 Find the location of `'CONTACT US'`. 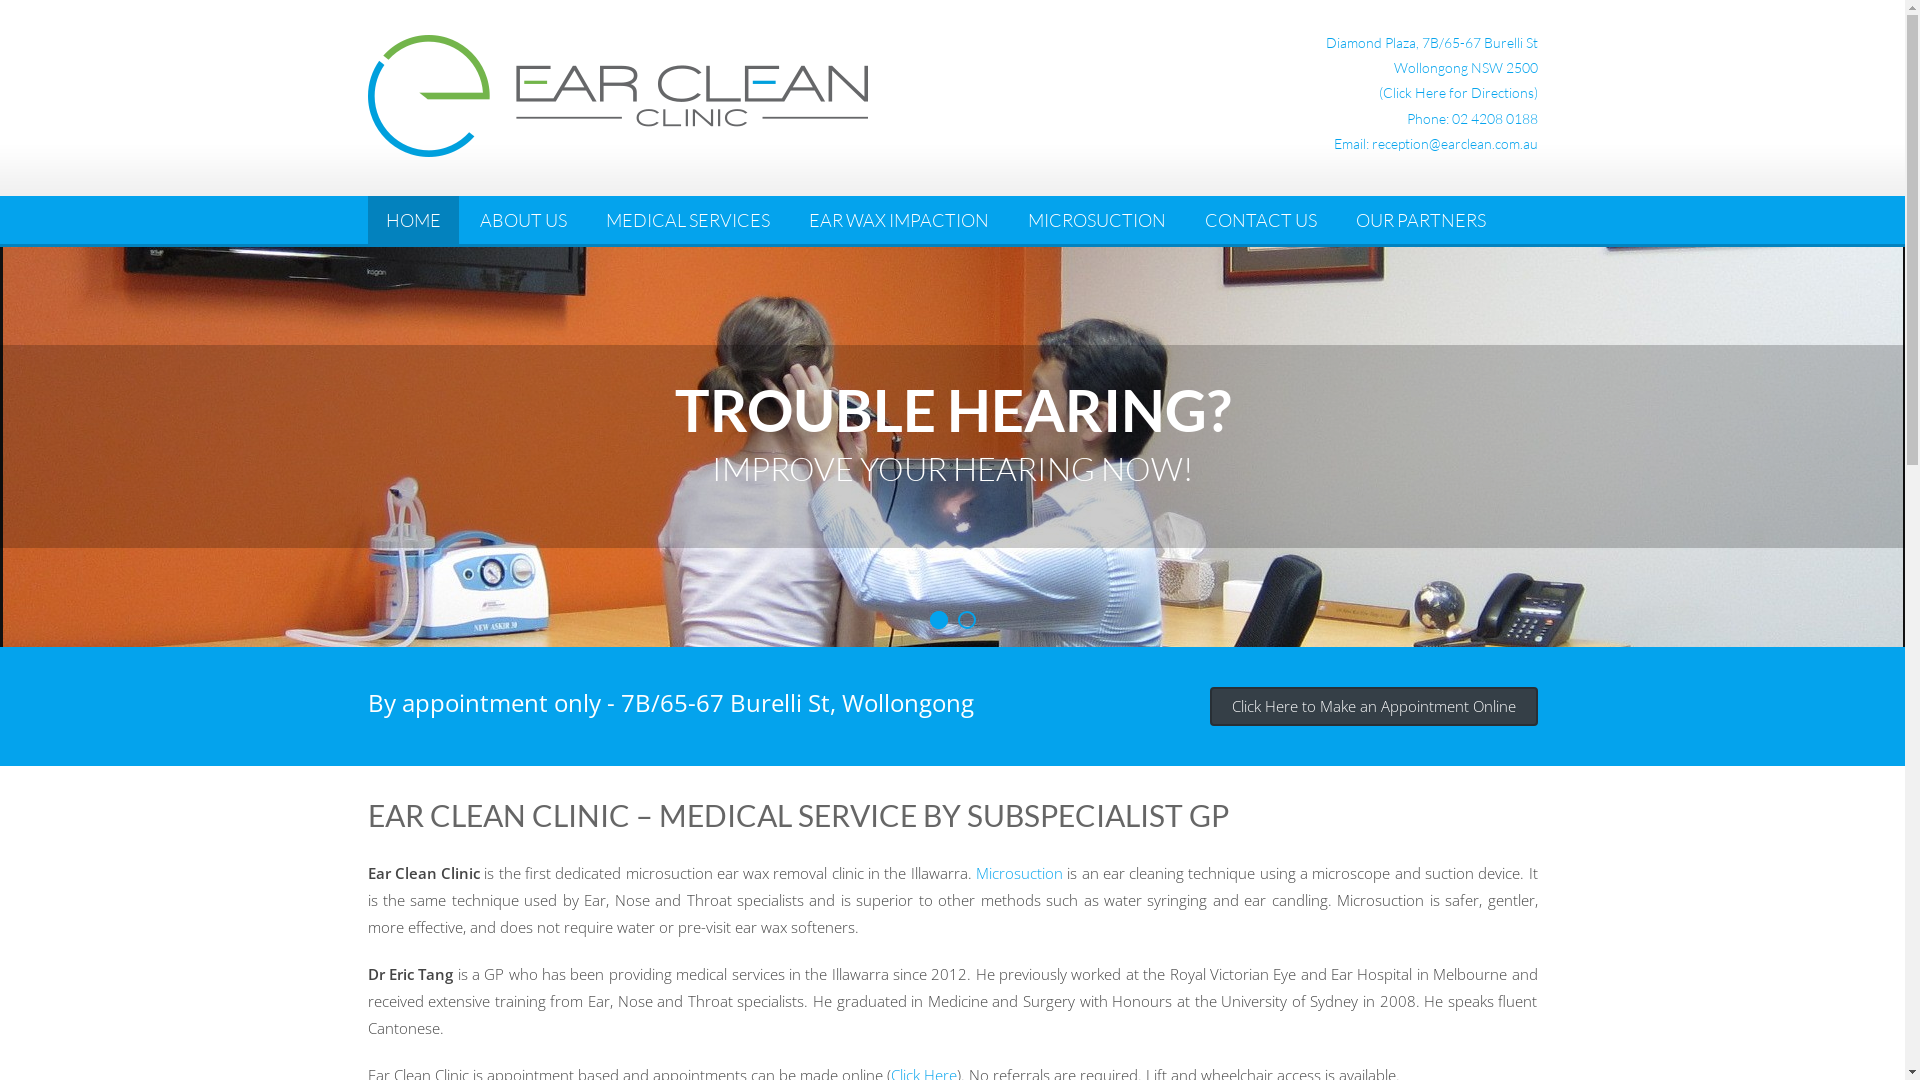

'CONTACT US' is located at coordinates (1185, 219).